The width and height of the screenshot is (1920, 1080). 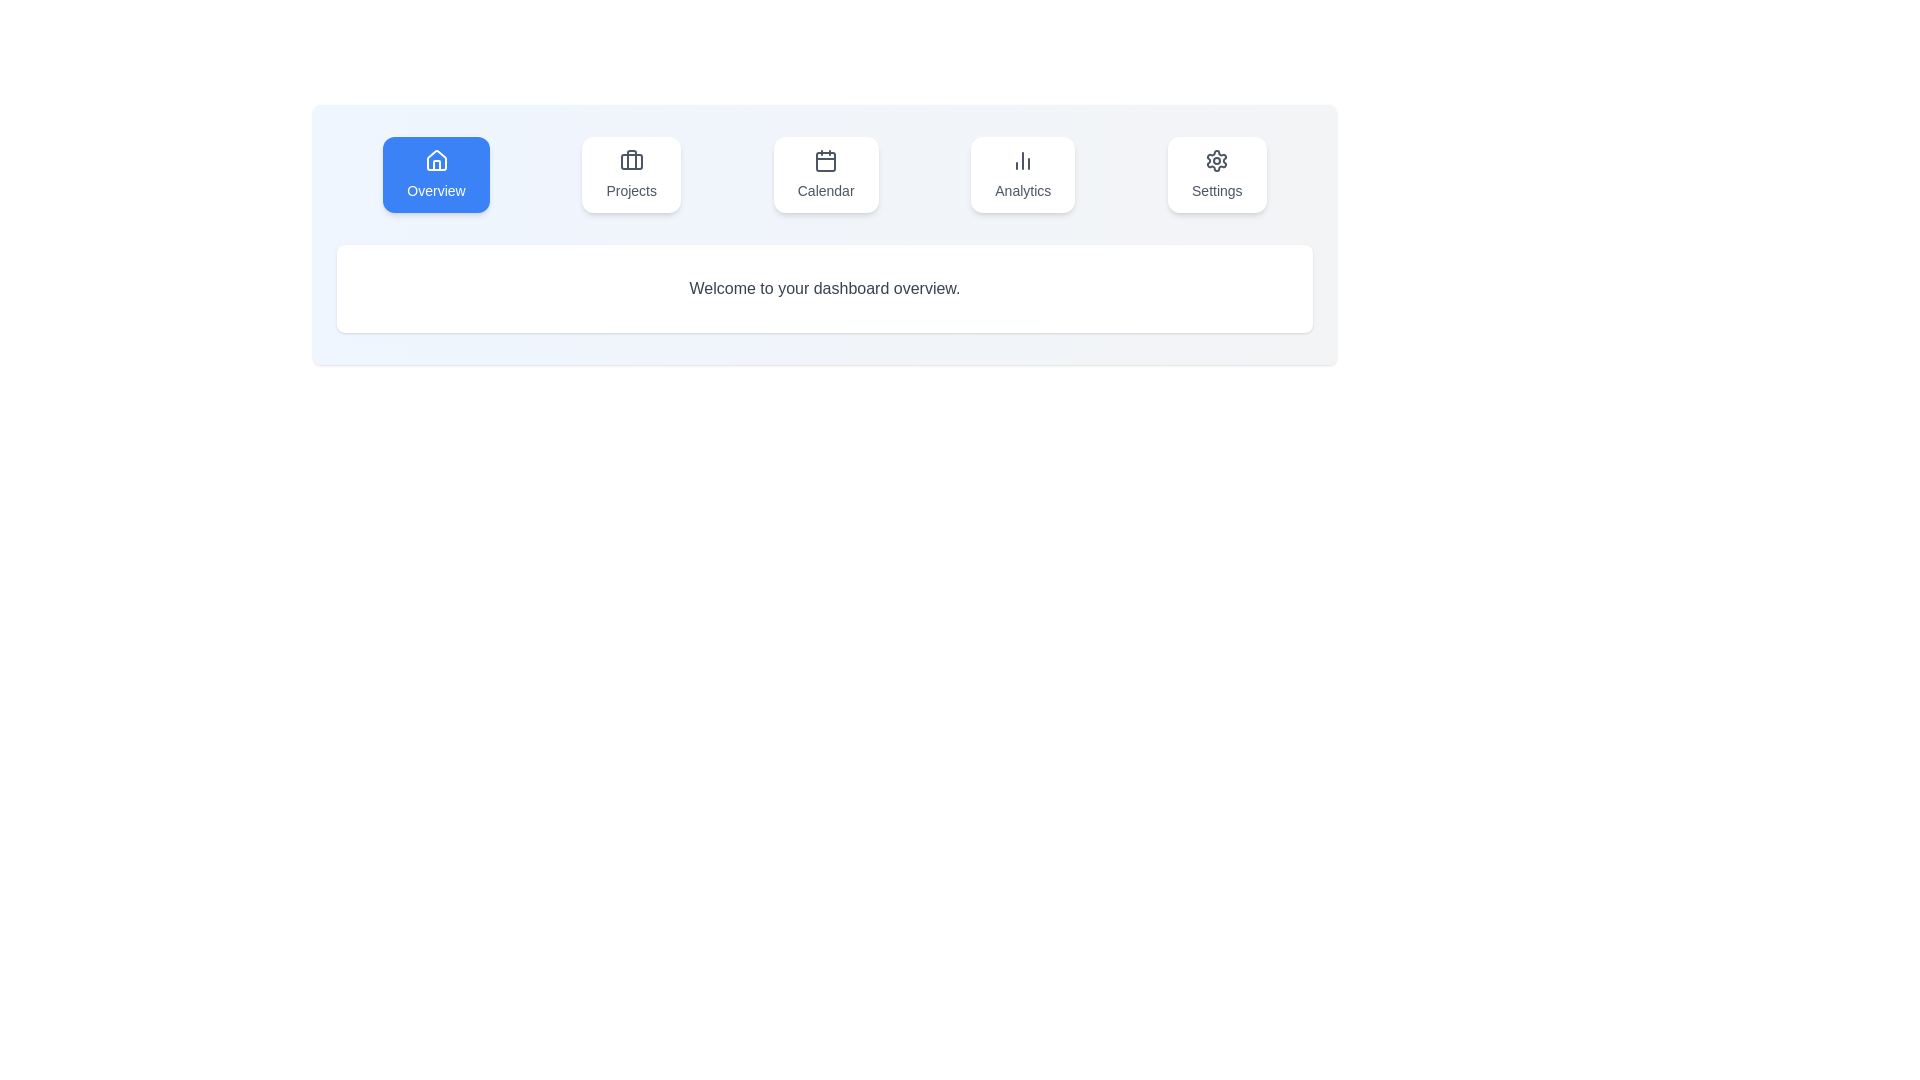 I want to click on the rectangular button labeled 'Projects' with a briefcase icon, so click(x=630, y=173).